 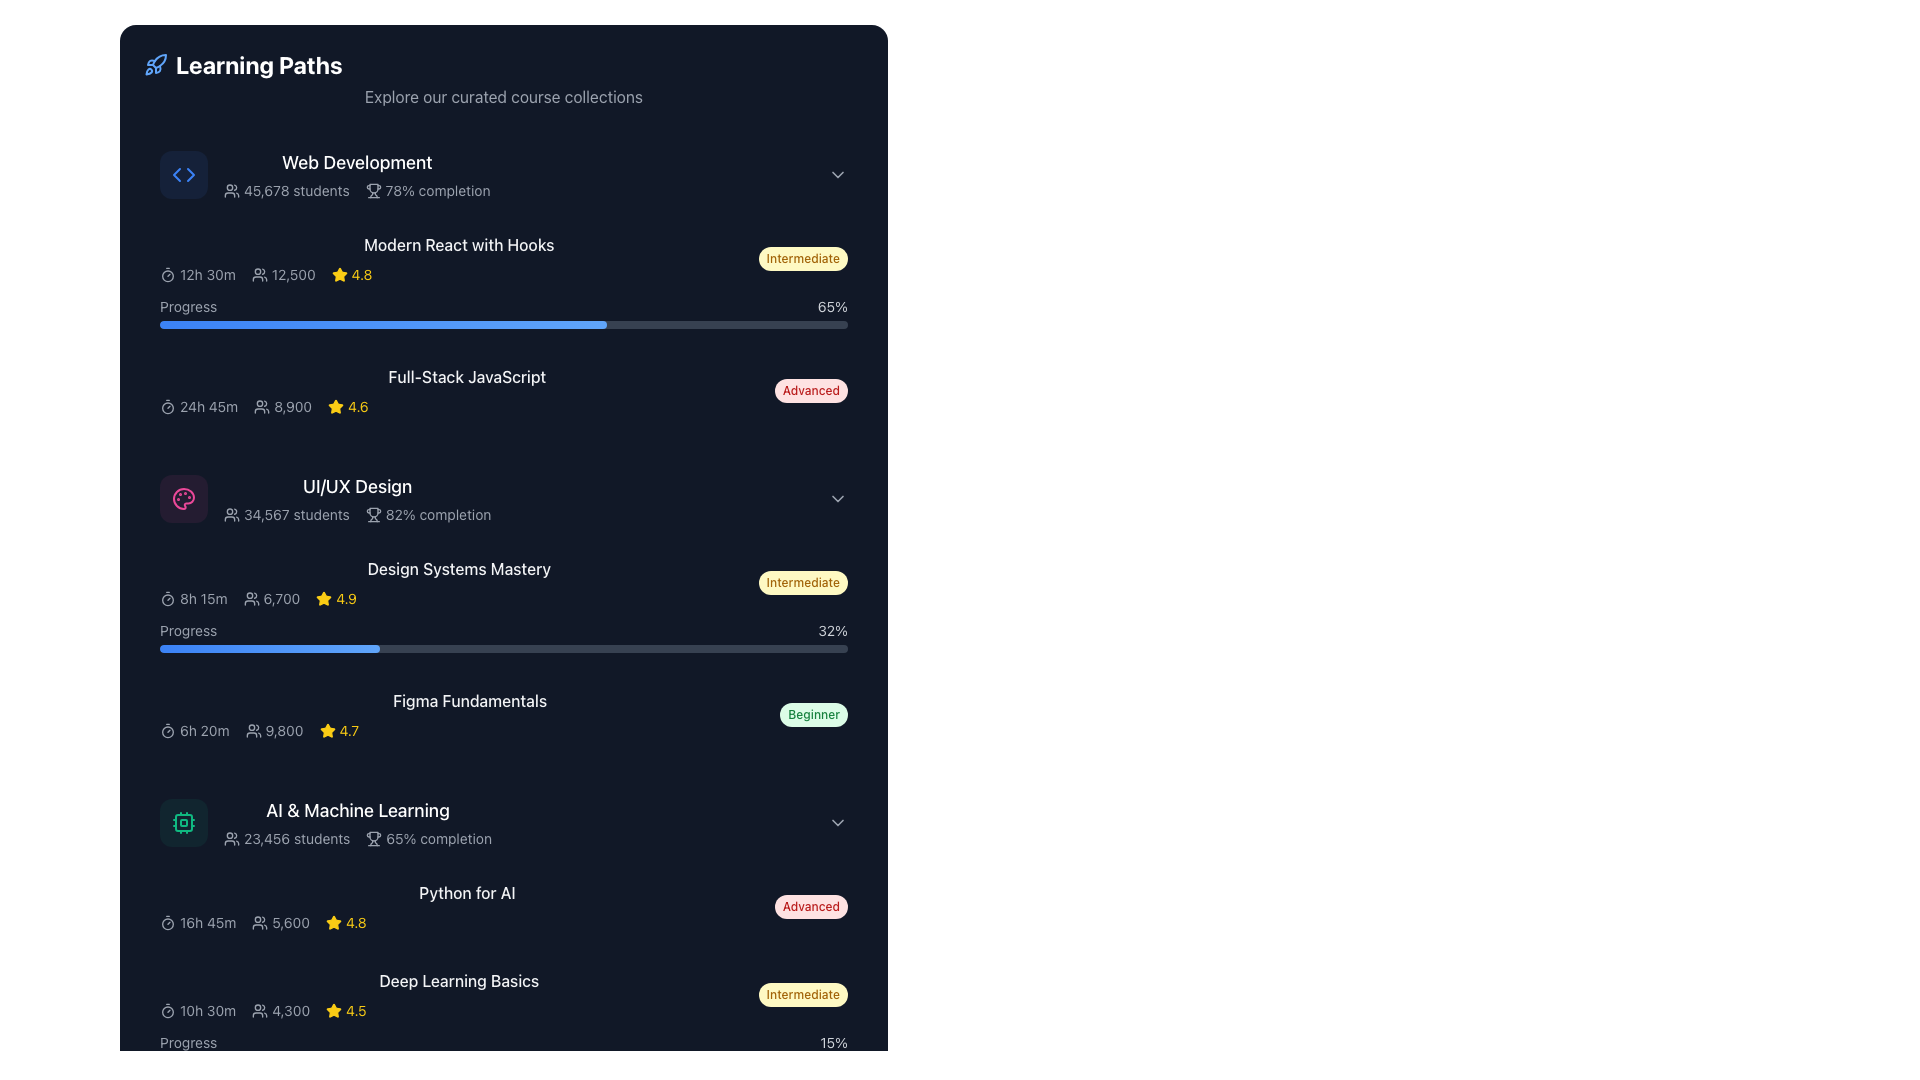 What do you see at coordinates (504, 1048) in the screenshot?
I see `the Progress Bar with Labels located at the bottom of the 'Deep Learning Basics' course card to visually indicate the progress of the course` at bounding box center [504, 1048].